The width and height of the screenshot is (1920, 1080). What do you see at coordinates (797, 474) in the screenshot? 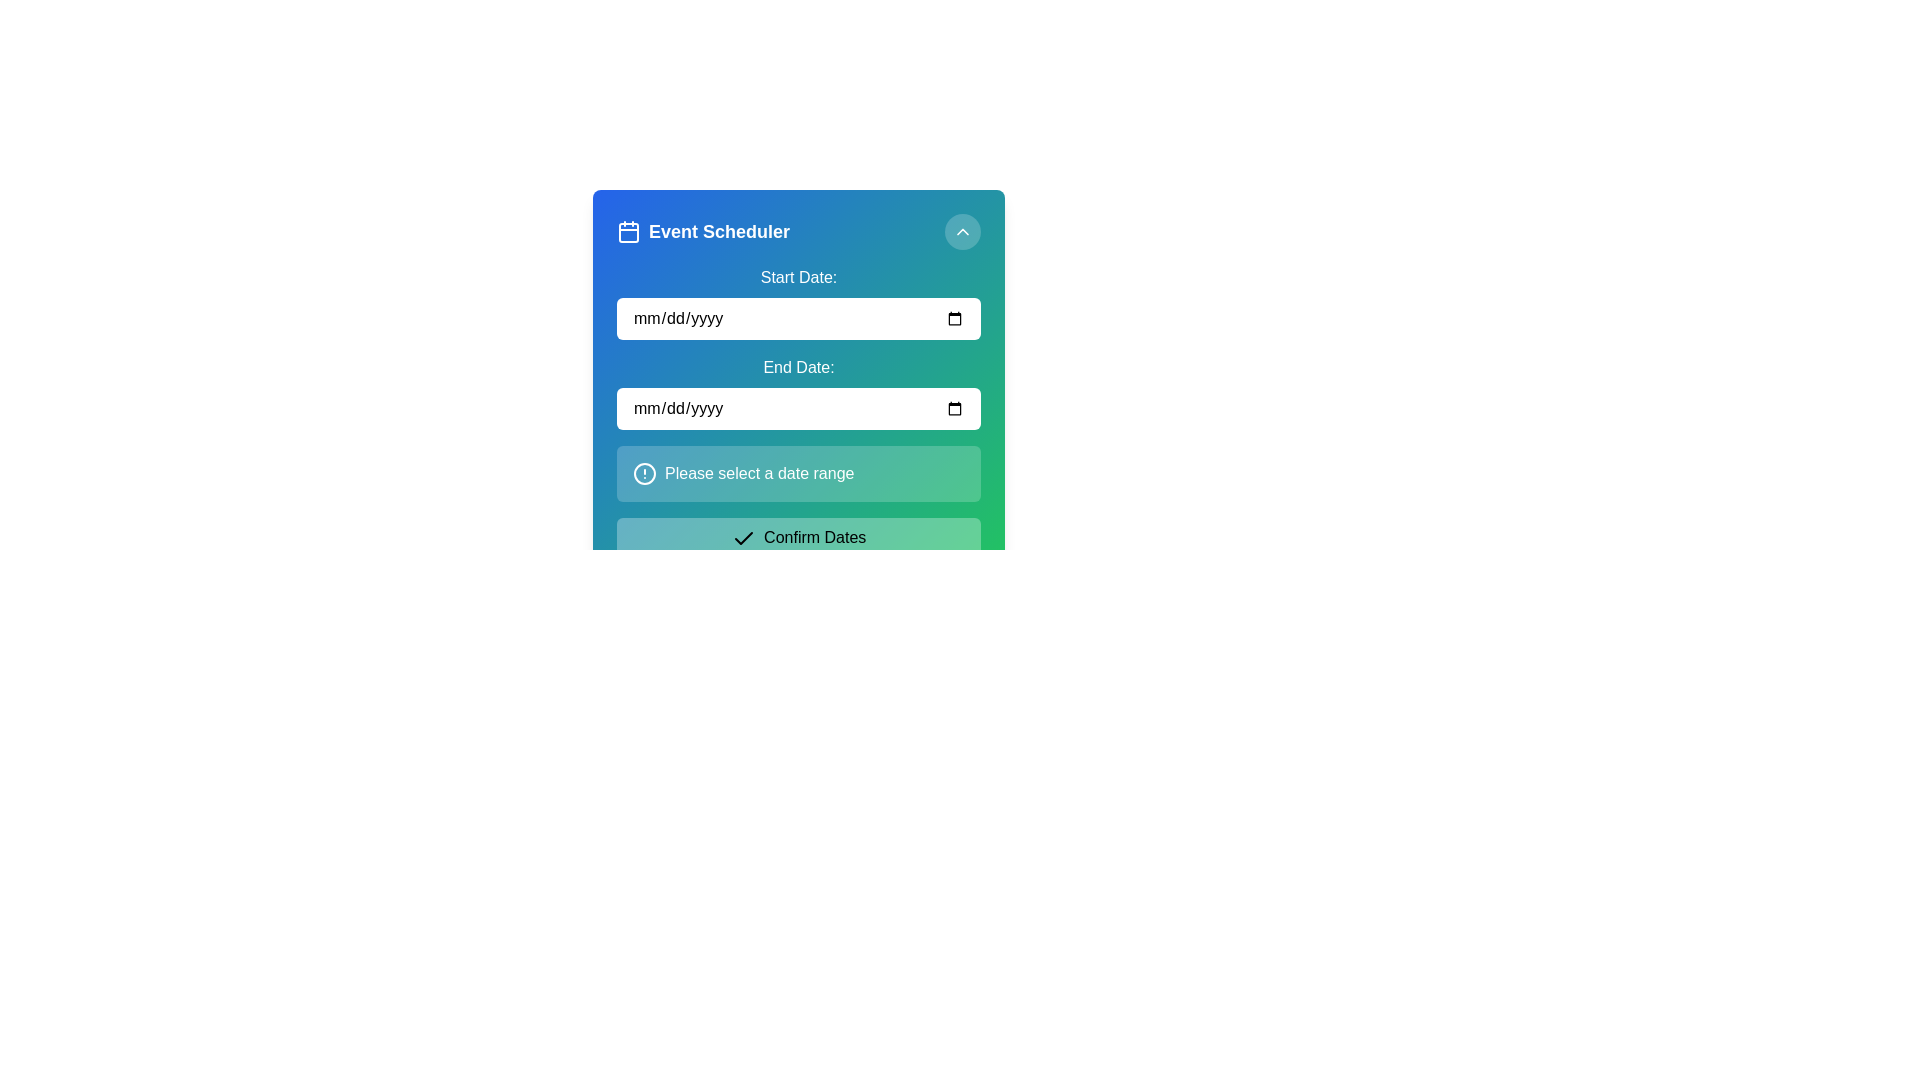
I see `the static informational box located between the 'End Date:' input field and the 'Confirm Dates' button to prompt user interaction` at bounding box center [797, 474].